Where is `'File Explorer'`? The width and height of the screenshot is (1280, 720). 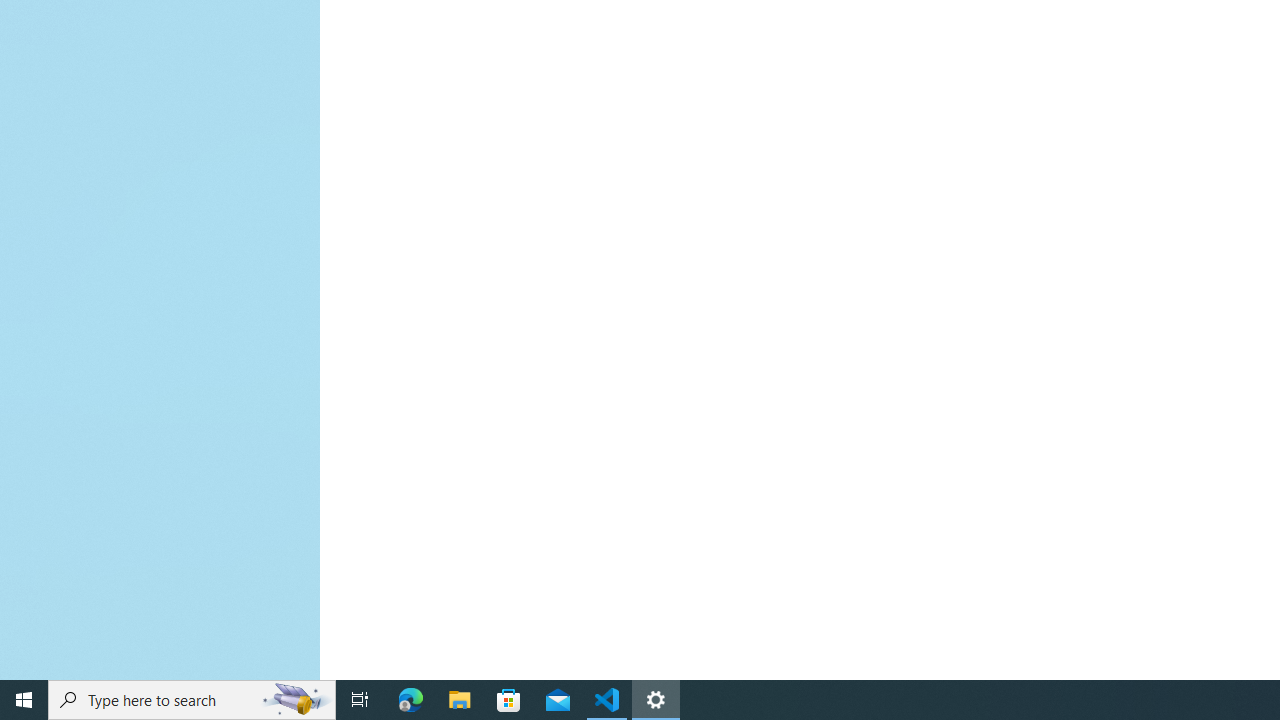 'File Explorer' is located at coordinates (459, 698).